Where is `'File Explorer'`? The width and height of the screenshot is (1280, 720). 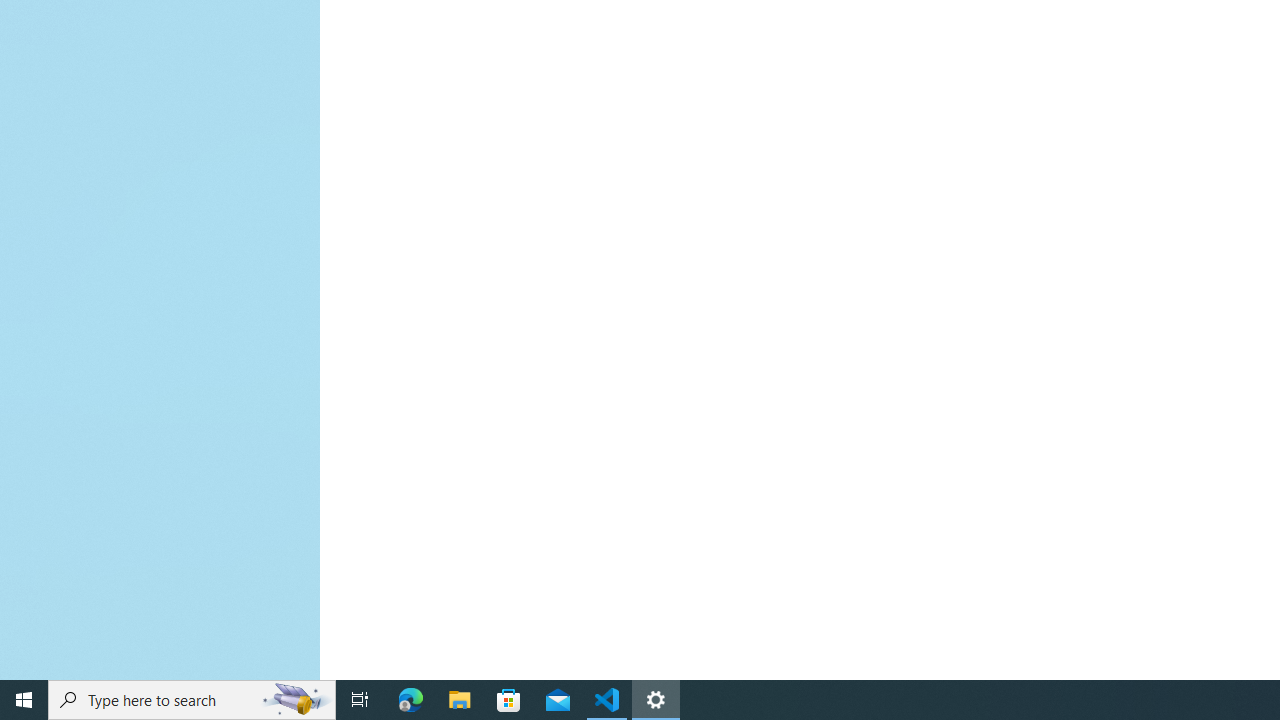 'File Explorer' is located at coordinates (459, 698).